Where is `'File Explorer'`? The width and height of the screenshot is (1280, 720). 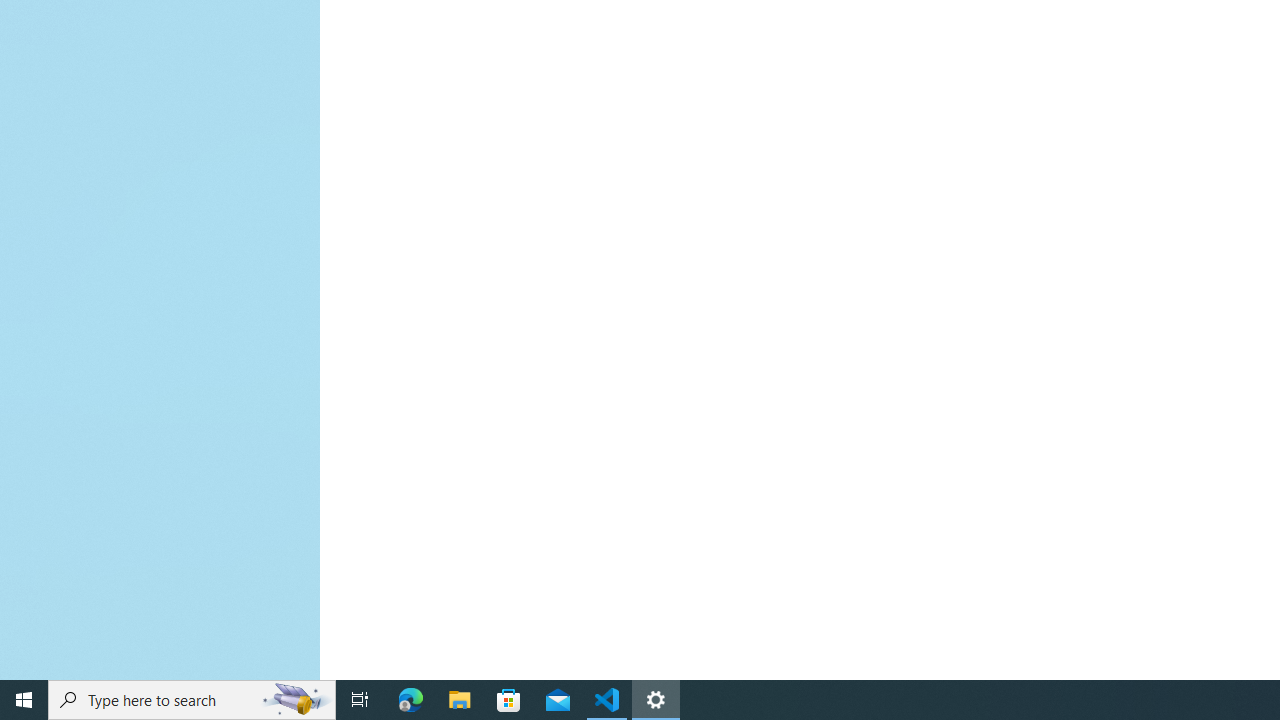 'File Explorer' is located at coordinates (459, 698).